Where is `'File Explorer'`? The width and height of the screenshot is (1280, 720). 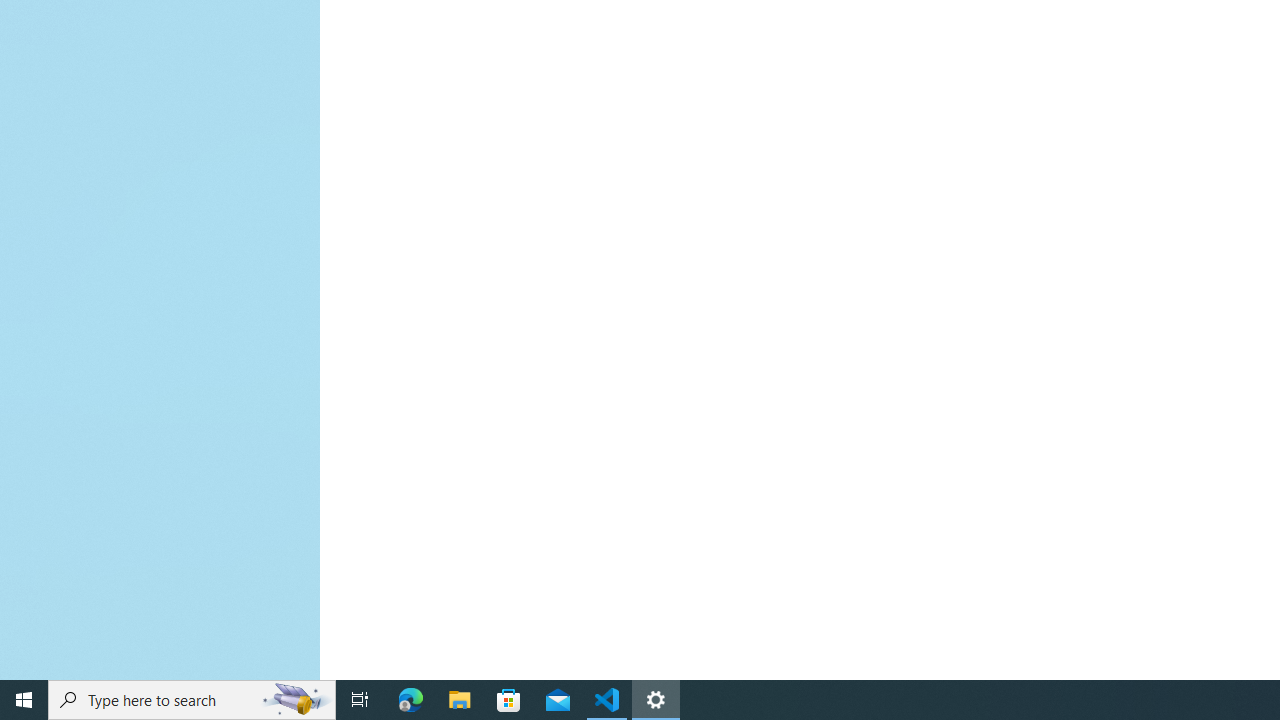 'File Explorer' is located at coordinates (459, 698).